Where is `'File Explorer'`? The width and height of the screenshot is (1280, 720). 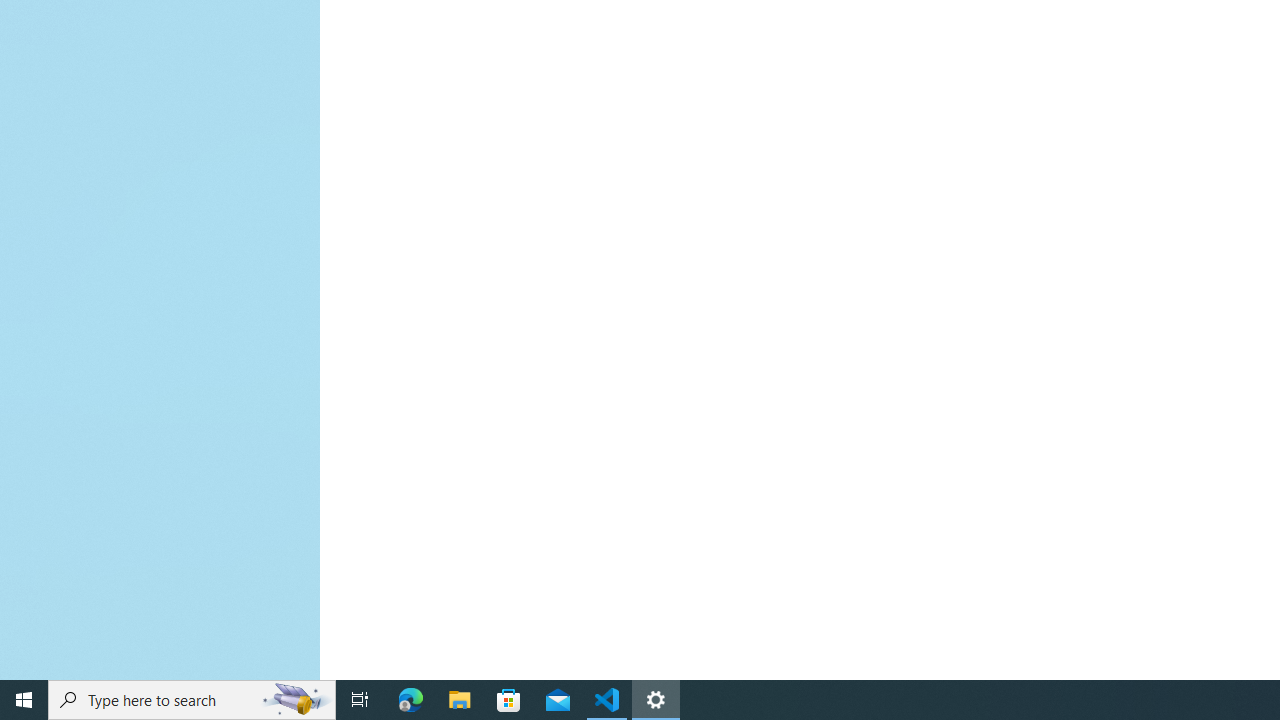 'File Explorer' is located at coordinates (459, 698).